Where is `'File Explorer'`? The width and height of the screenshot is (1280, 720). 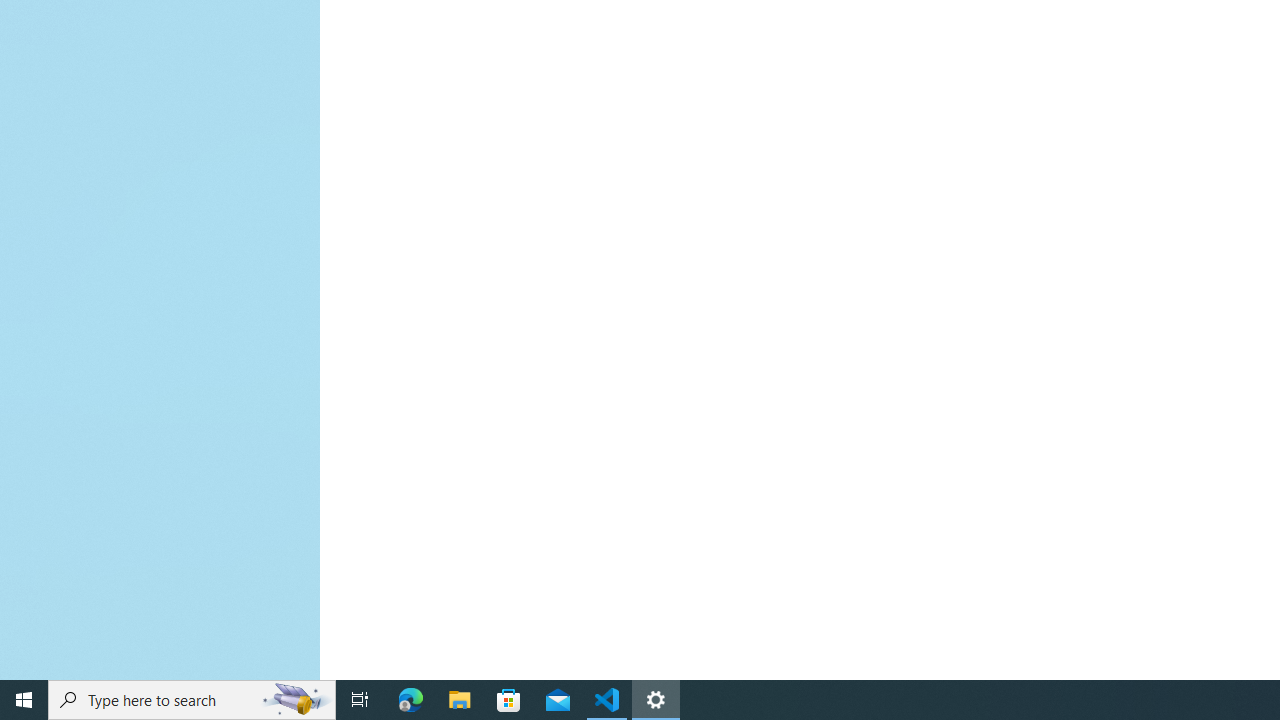 'File Explorer' is located at coordinates (459, 698).